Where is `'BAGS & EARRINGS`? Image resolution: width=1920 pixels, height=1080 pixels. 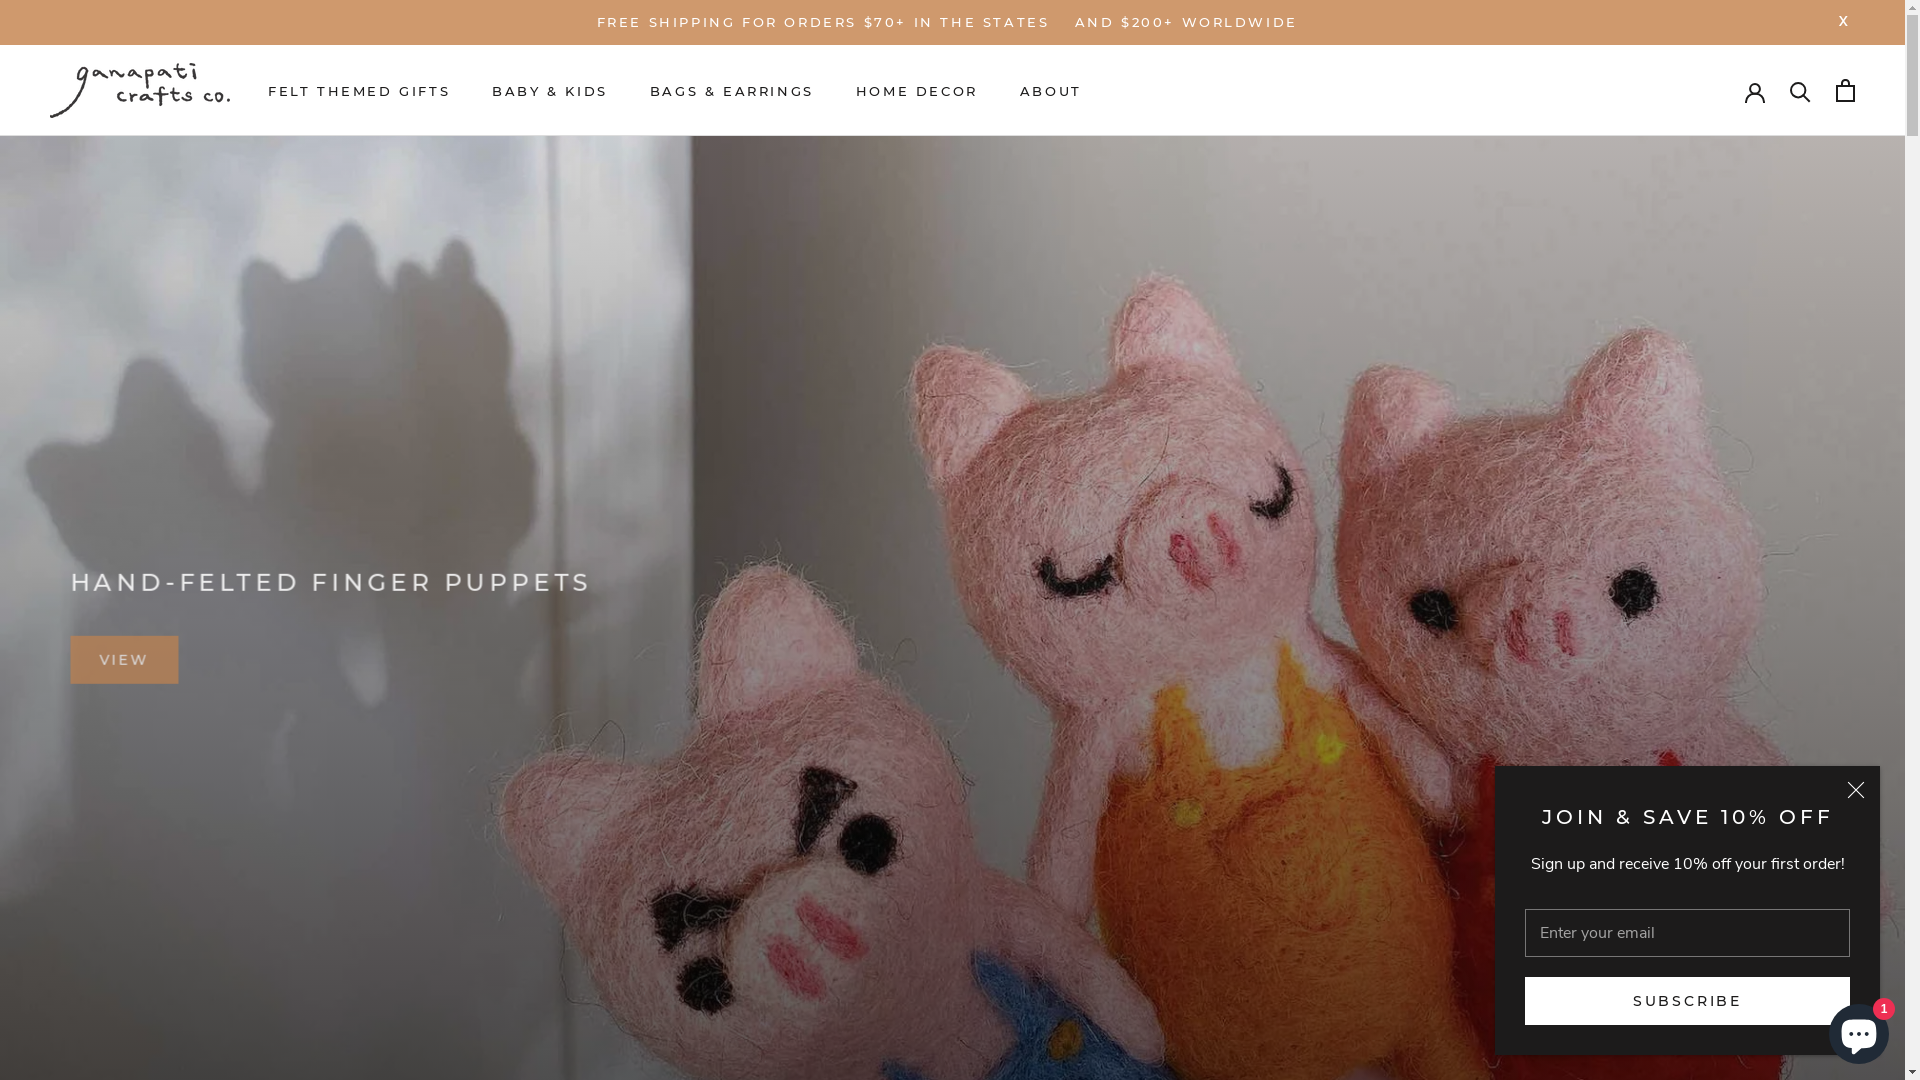
'BAGS & EARRINGS is located at coordinates (730, 91).